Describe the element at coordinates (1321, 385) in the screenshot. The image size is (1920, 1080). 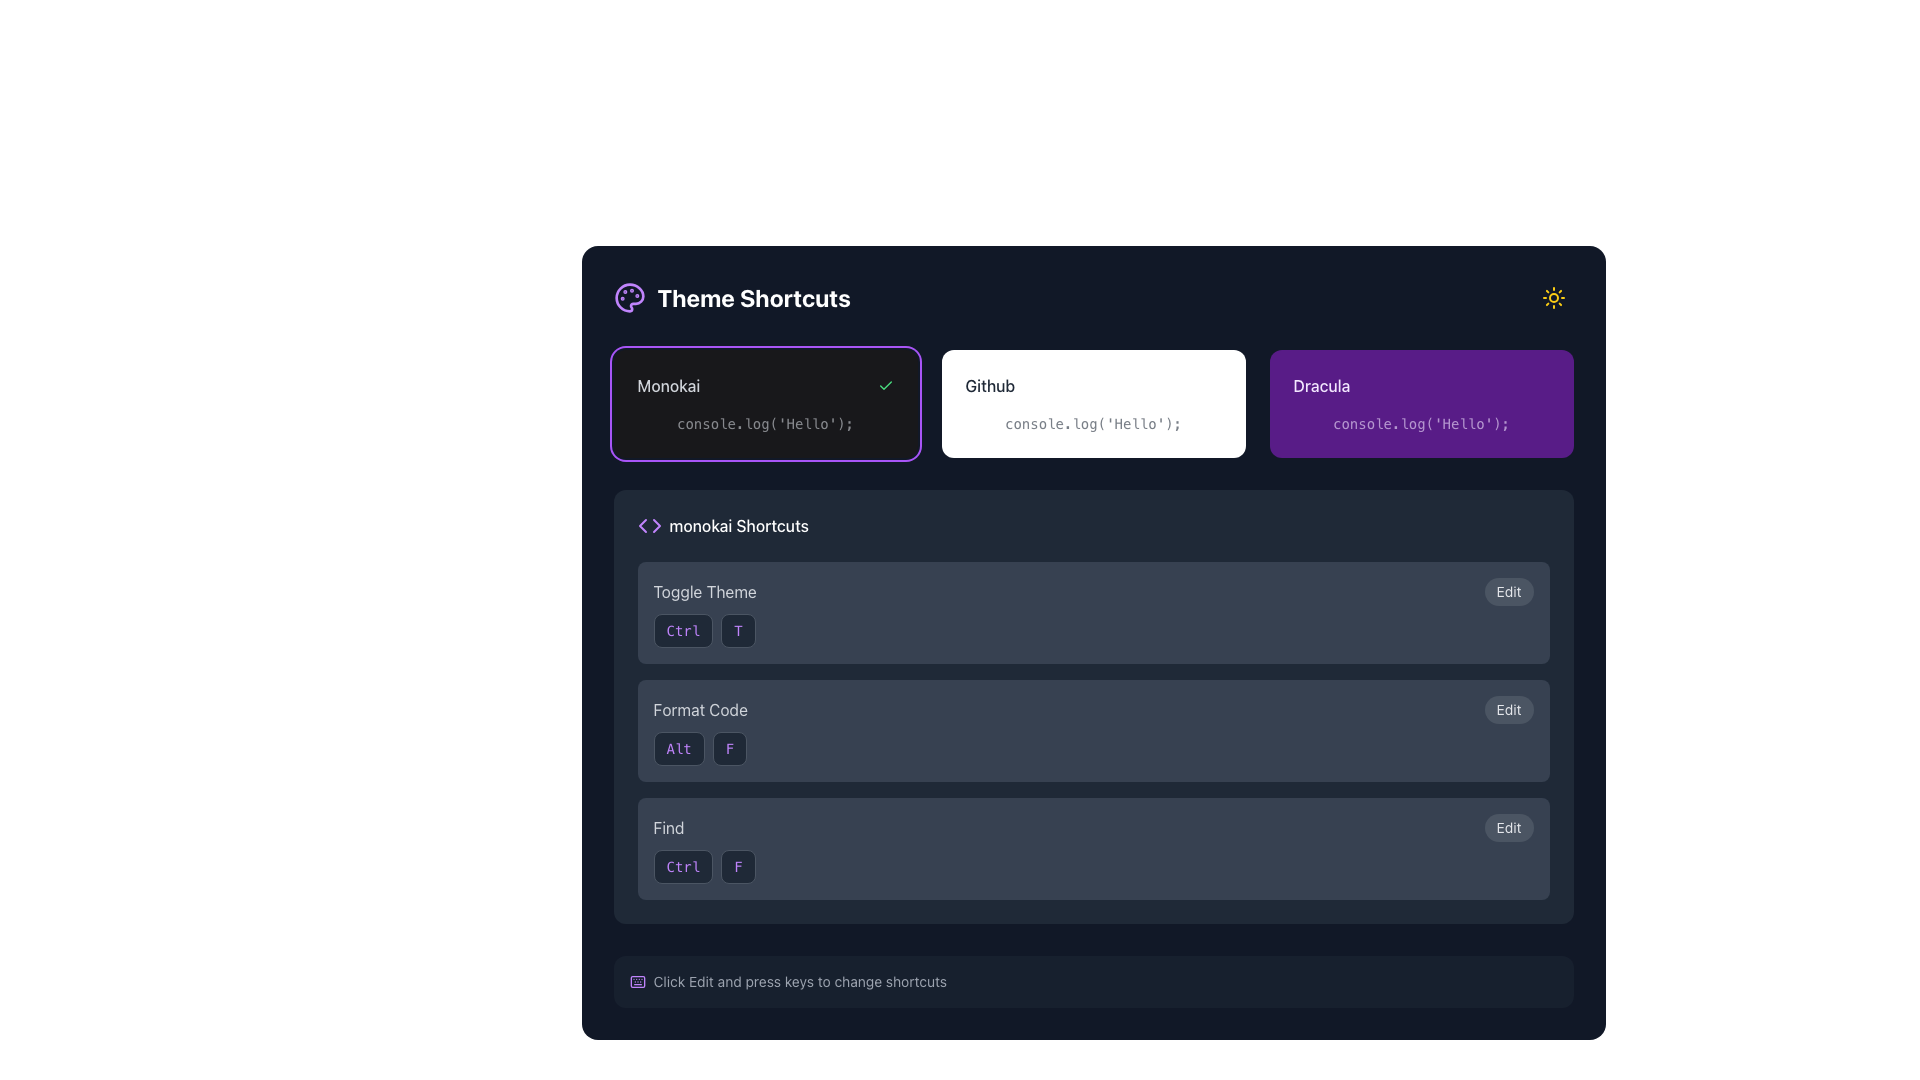
I see `the text label displaying 'Dracula' in a medium-weight, capitalized, light purple font on a purple rectangular background` at that location.